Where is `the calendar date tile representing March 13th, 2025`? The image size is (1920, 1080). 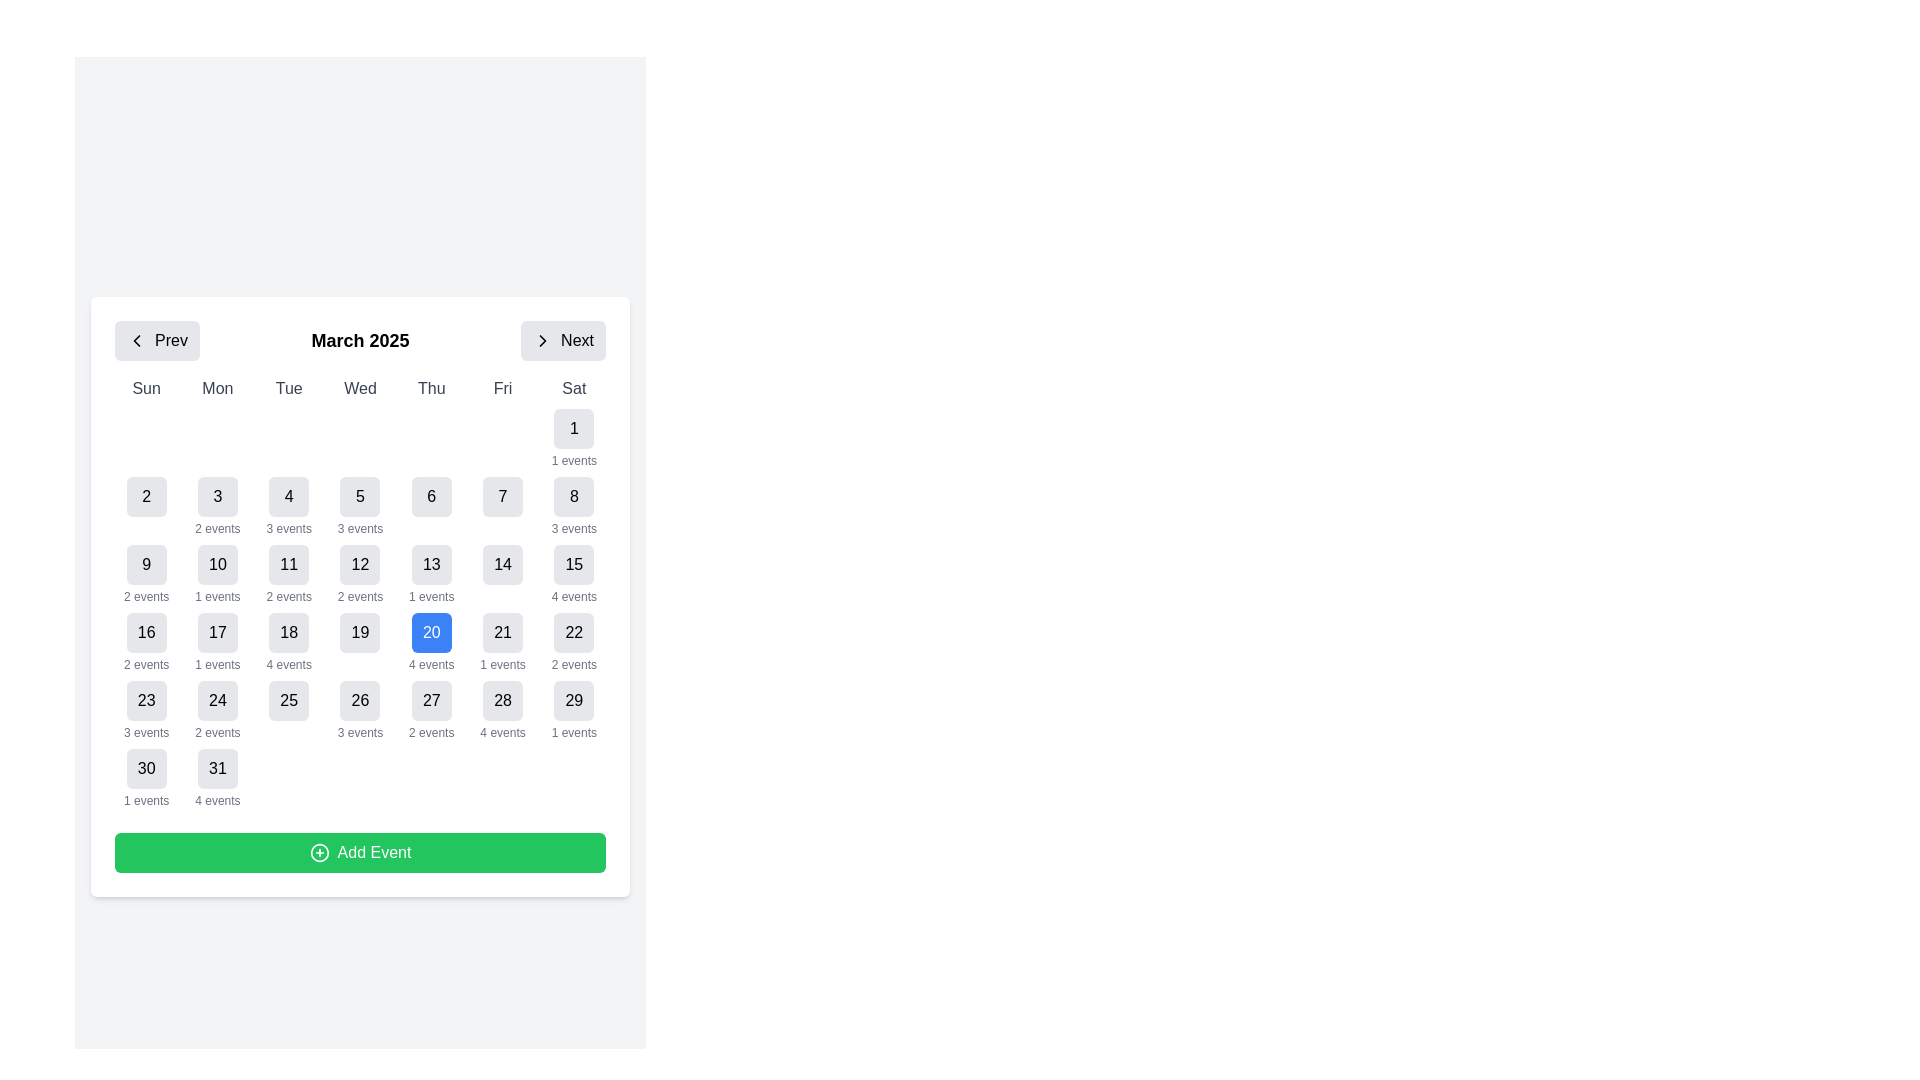
the calendar date tile representing March 13th, 2025 is located at coordinates (430, 574).